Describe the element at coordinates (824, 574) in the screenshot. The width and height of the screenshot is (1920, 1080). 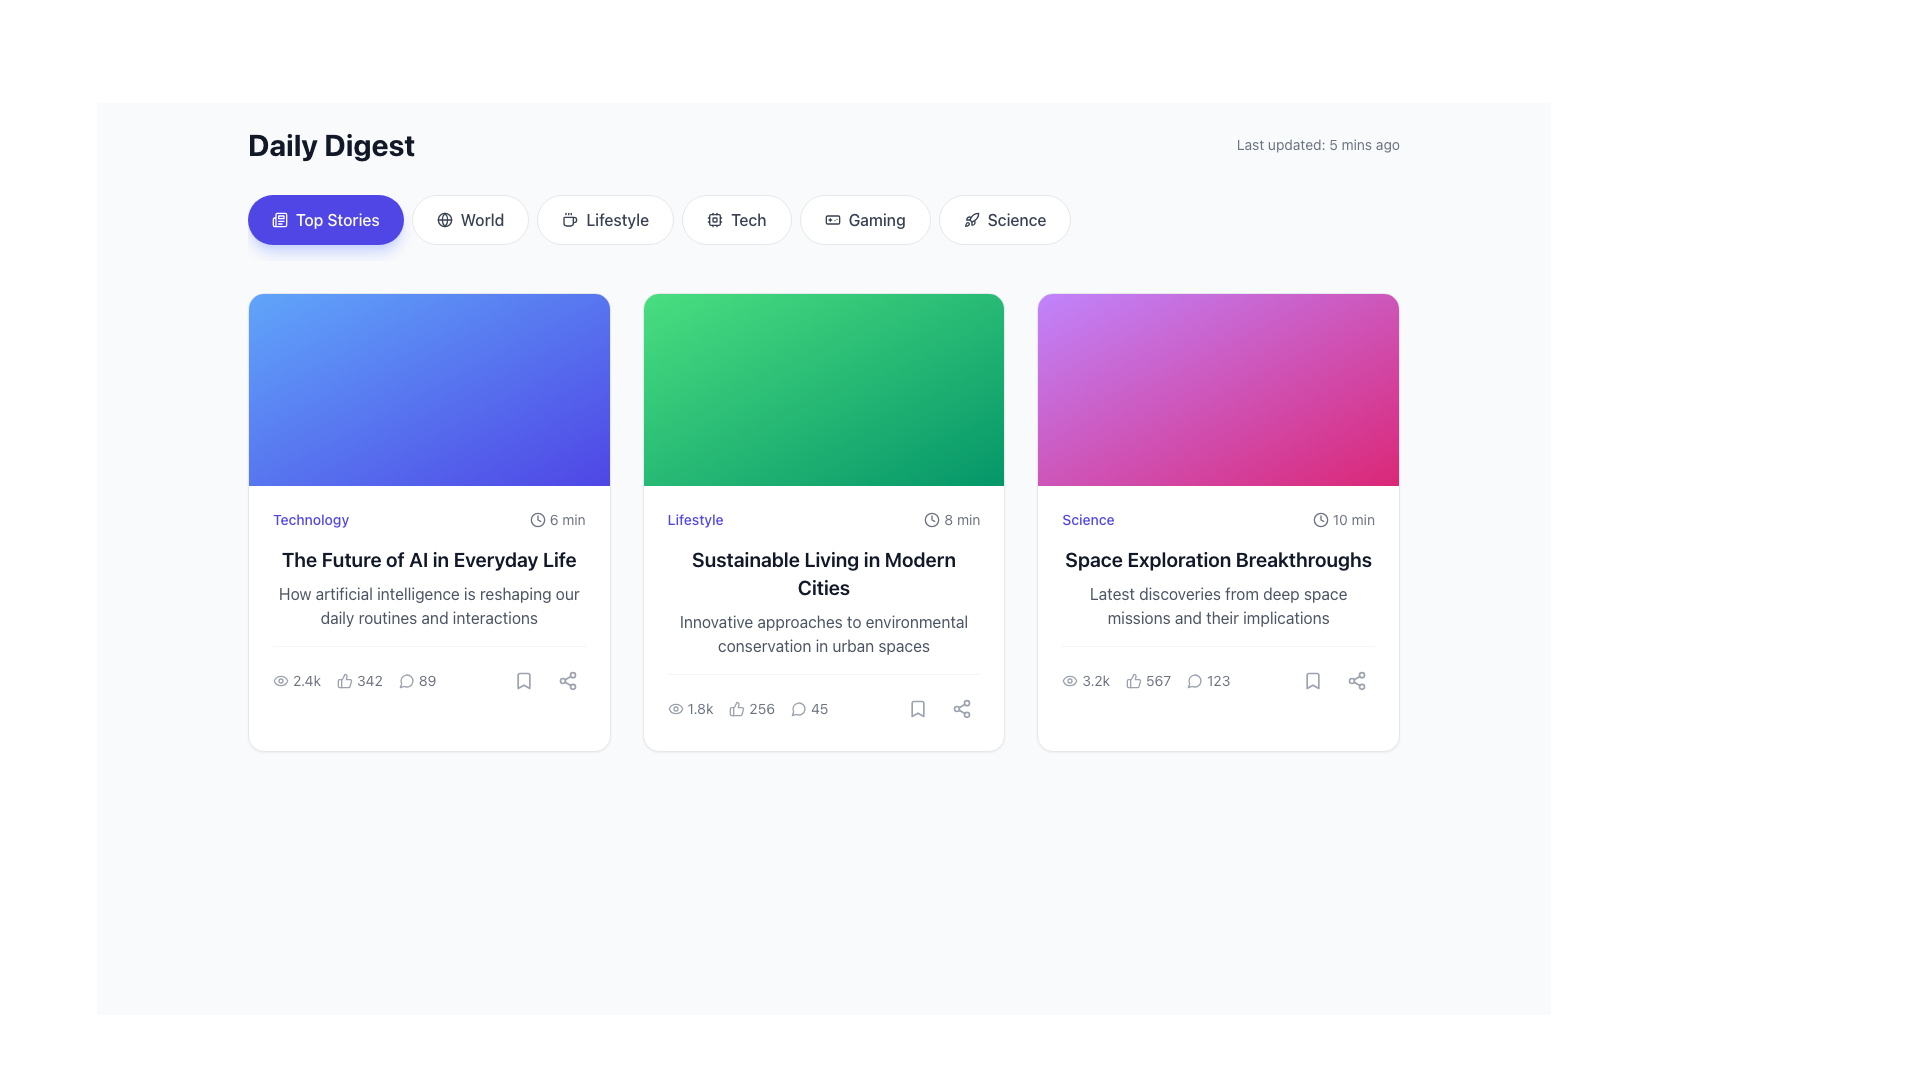
I see `text label that displays 'Sustainable Living in Modern Cities', which is prominently styled in bold black font and located within the central card of a three-card grid layout` at that location.